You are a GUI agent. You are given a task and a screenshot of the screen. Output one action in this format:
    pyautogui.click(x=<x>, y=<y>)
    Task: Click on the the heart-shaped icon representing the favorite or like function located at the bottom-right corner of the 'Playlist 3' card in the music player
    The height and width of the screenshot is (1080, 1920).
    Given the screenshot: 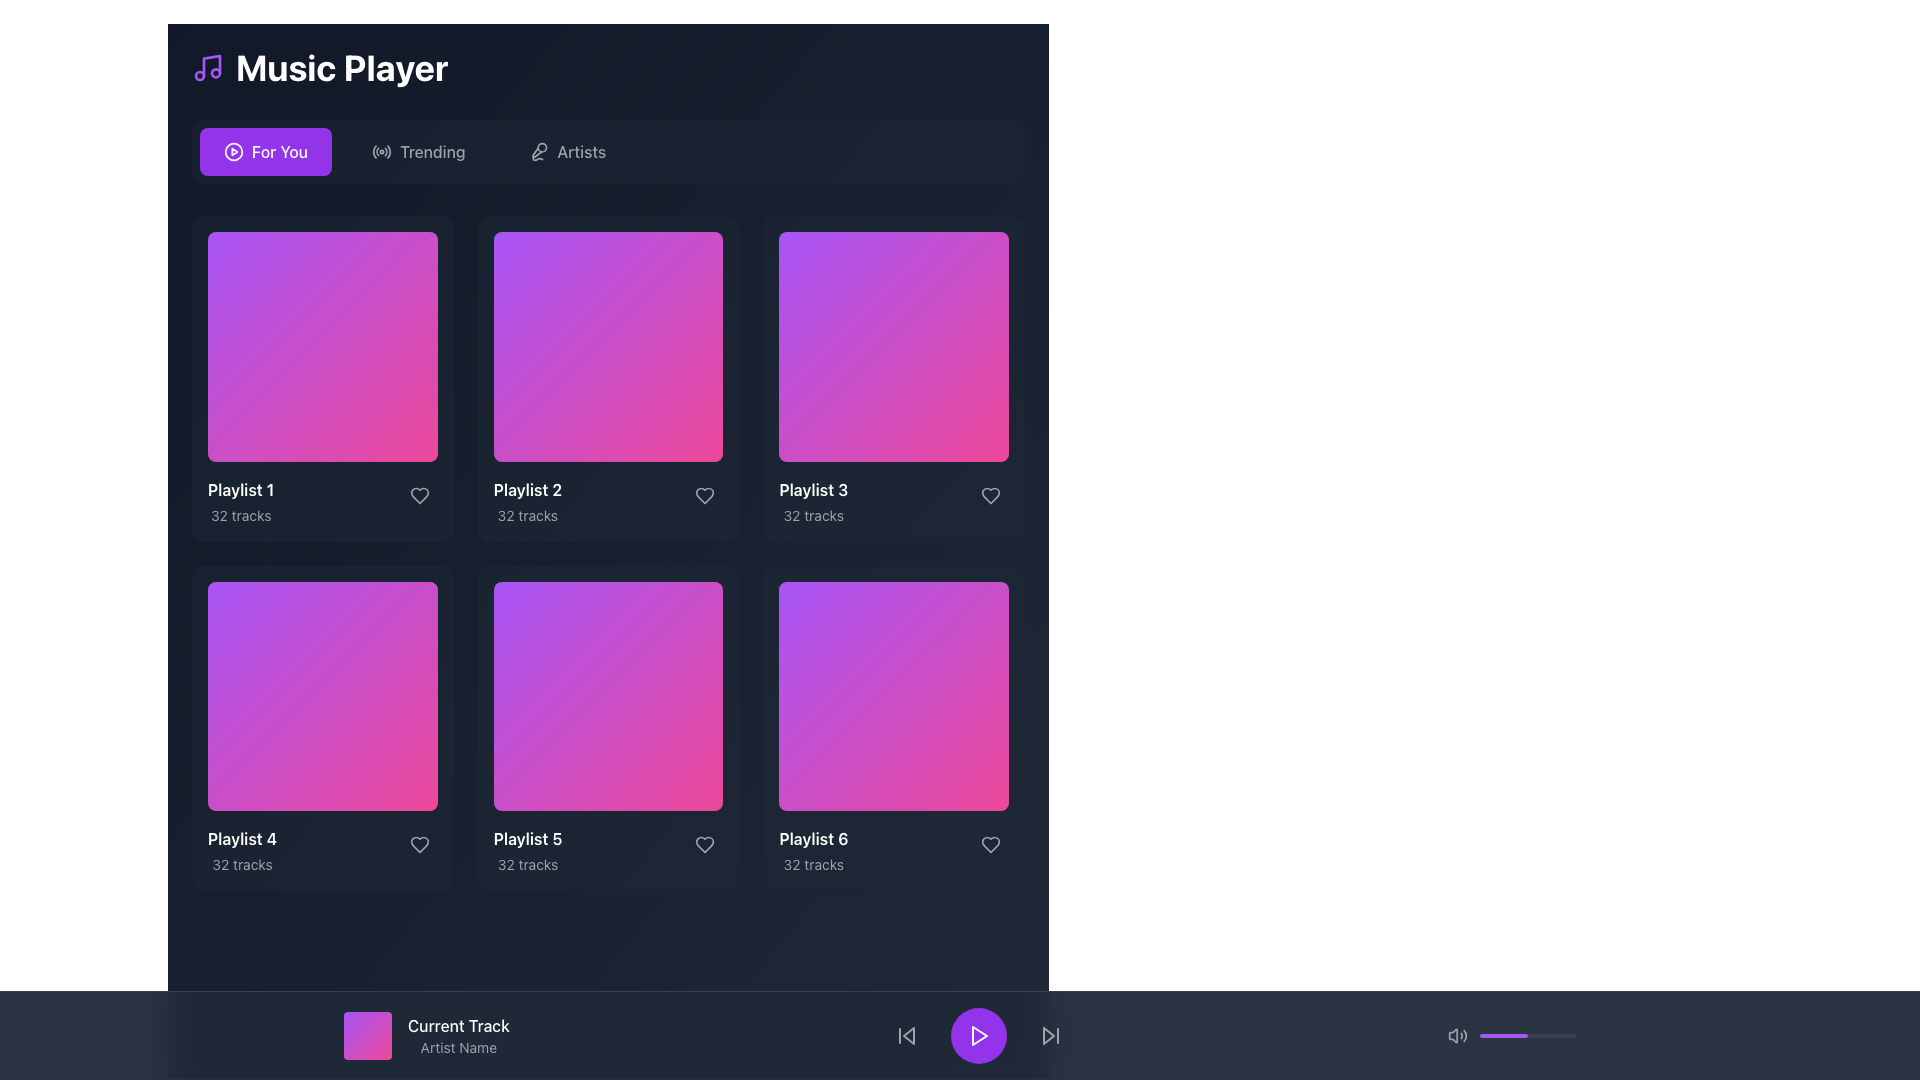 What is the action you would take?
    pyautogui.click(x=990, y=495)
    